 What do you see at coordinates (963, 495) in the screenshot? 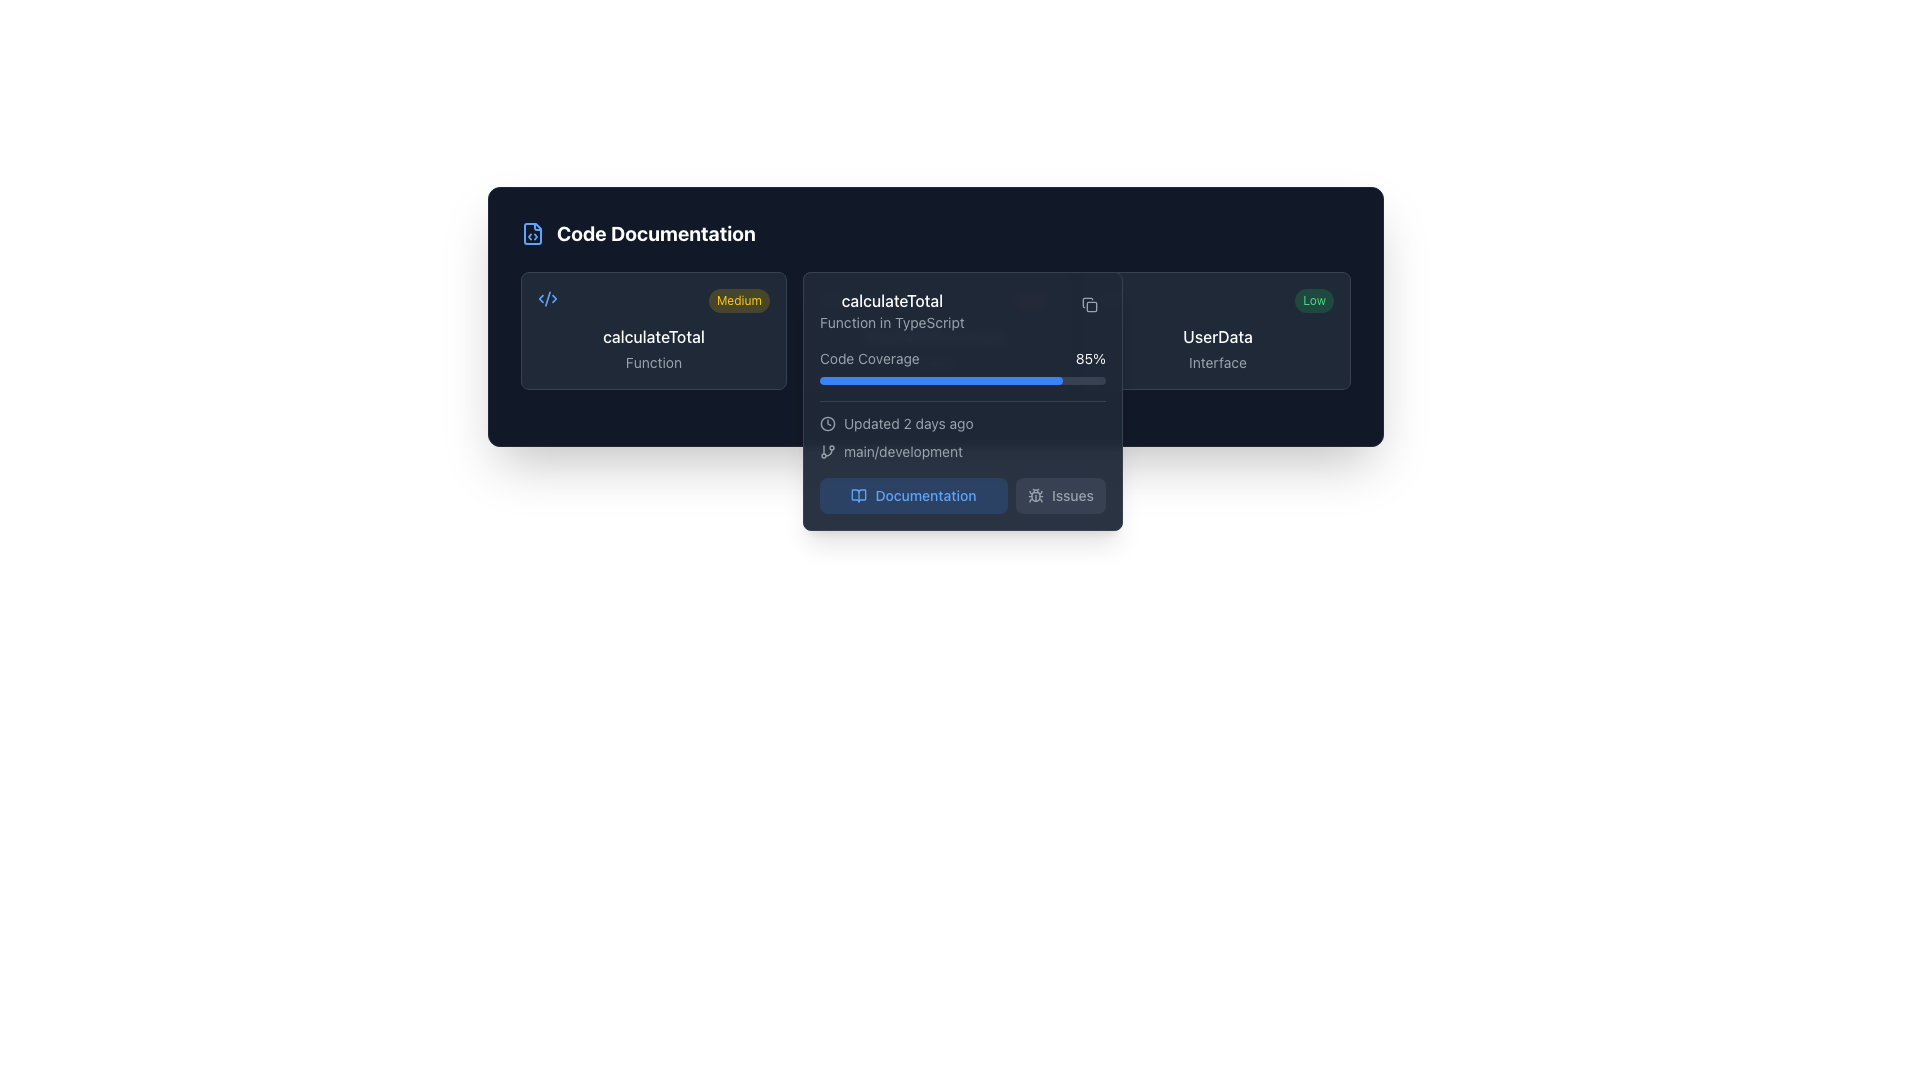
I see `the 'Documentation' button in the Button Group located at the bottom of the card section detailing the 'calculateTotal' function` at bounding box center [963, 495].